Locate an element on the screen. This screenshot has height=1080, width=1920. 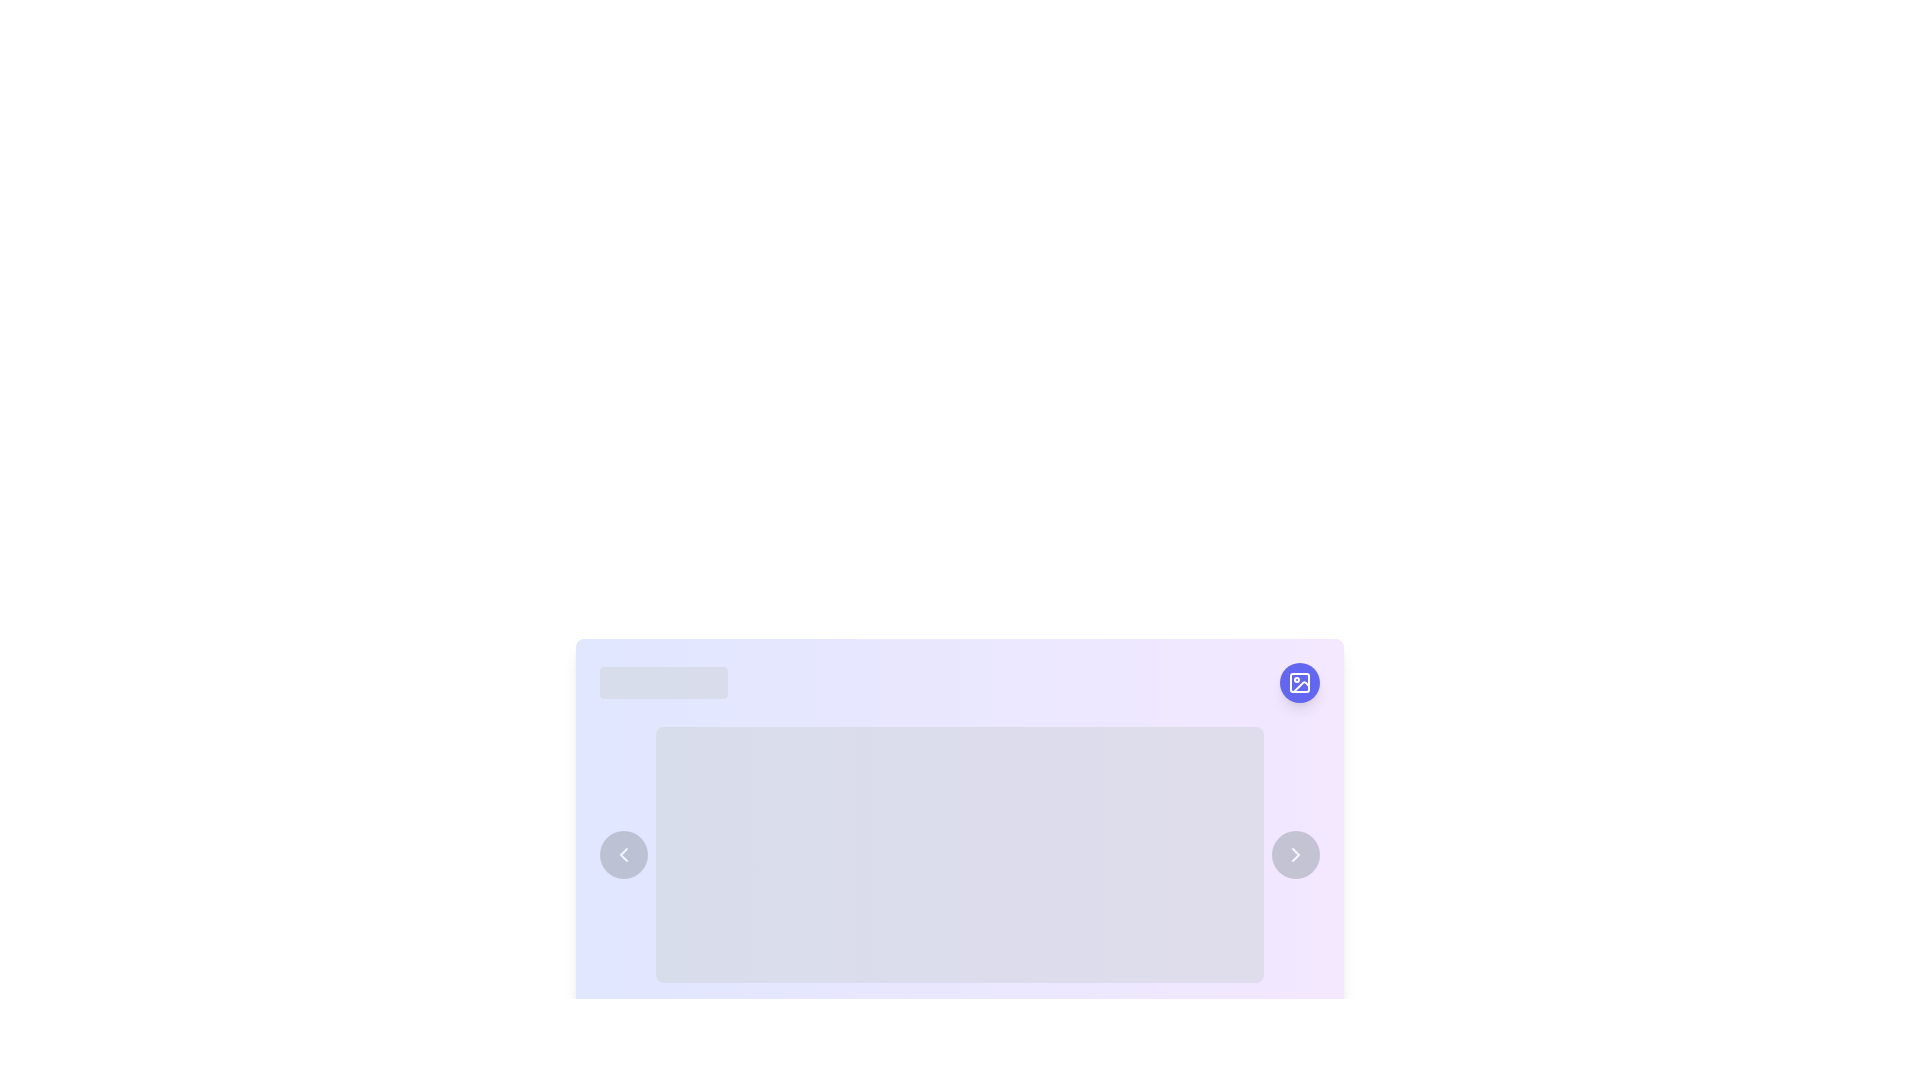
the decorative rectangle with rounded corners in the SVG icon located in the top right corner of the card-like layout is located at coordinates (1299, 681).